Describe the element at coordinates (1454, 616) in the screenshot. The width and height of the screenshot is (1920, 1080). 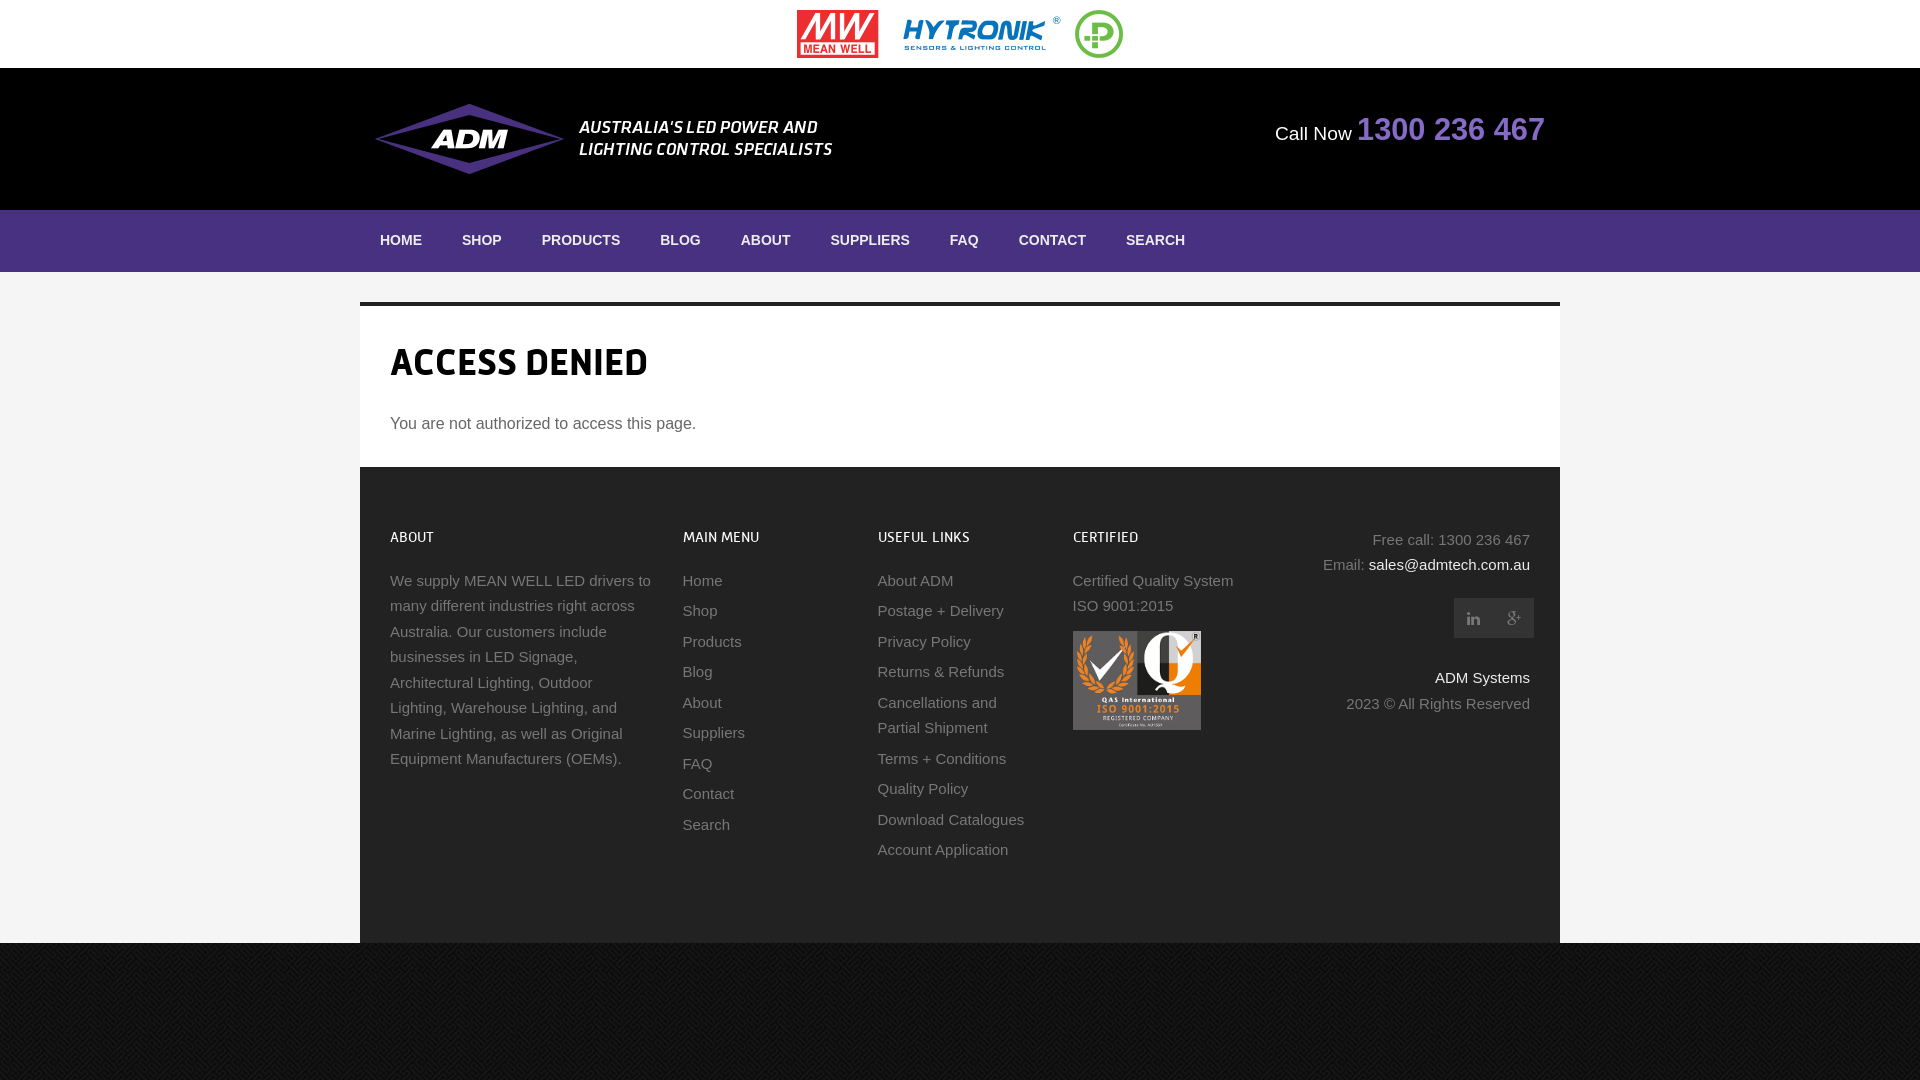
I see `'ADM Instrument Engineering LinkedIn'` at that location.